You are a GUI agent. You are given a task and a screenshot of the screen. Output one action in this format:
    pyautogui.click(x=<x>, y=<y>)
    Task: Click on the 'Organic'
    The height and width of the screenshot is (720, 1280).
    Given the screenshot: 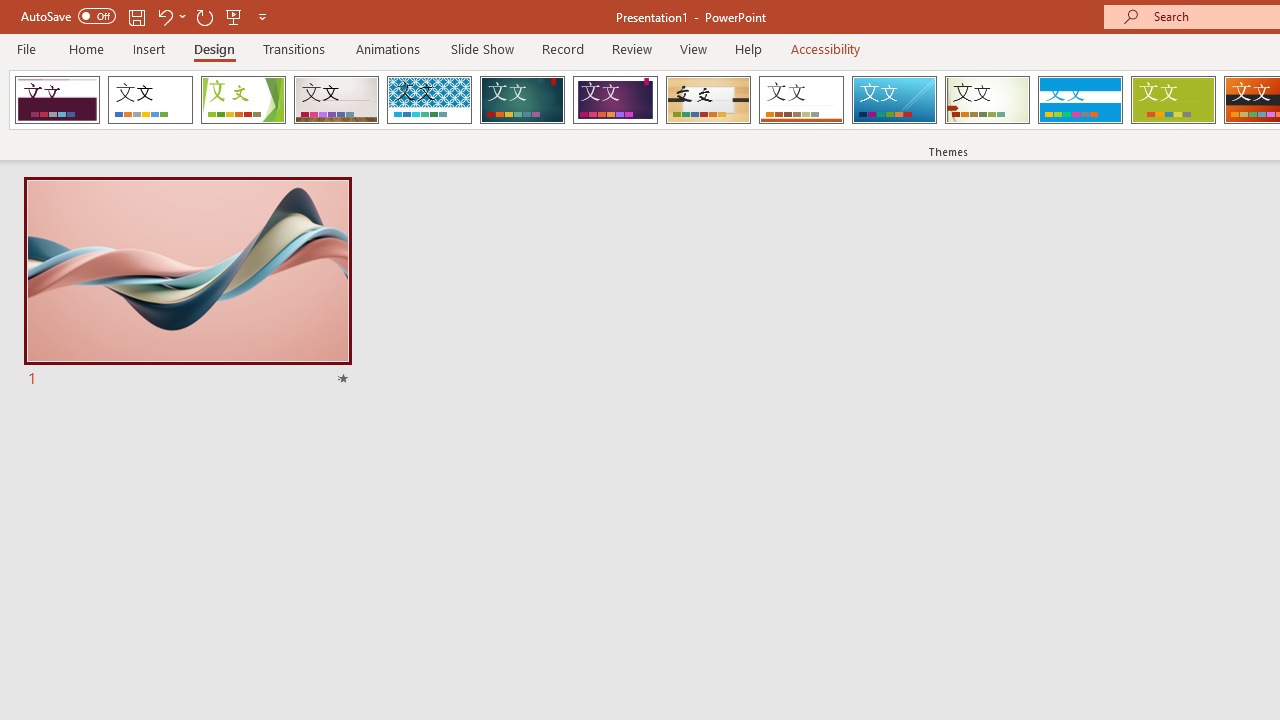 What is the action you would take?
    pyautogui.click(x=708, y=100)
    